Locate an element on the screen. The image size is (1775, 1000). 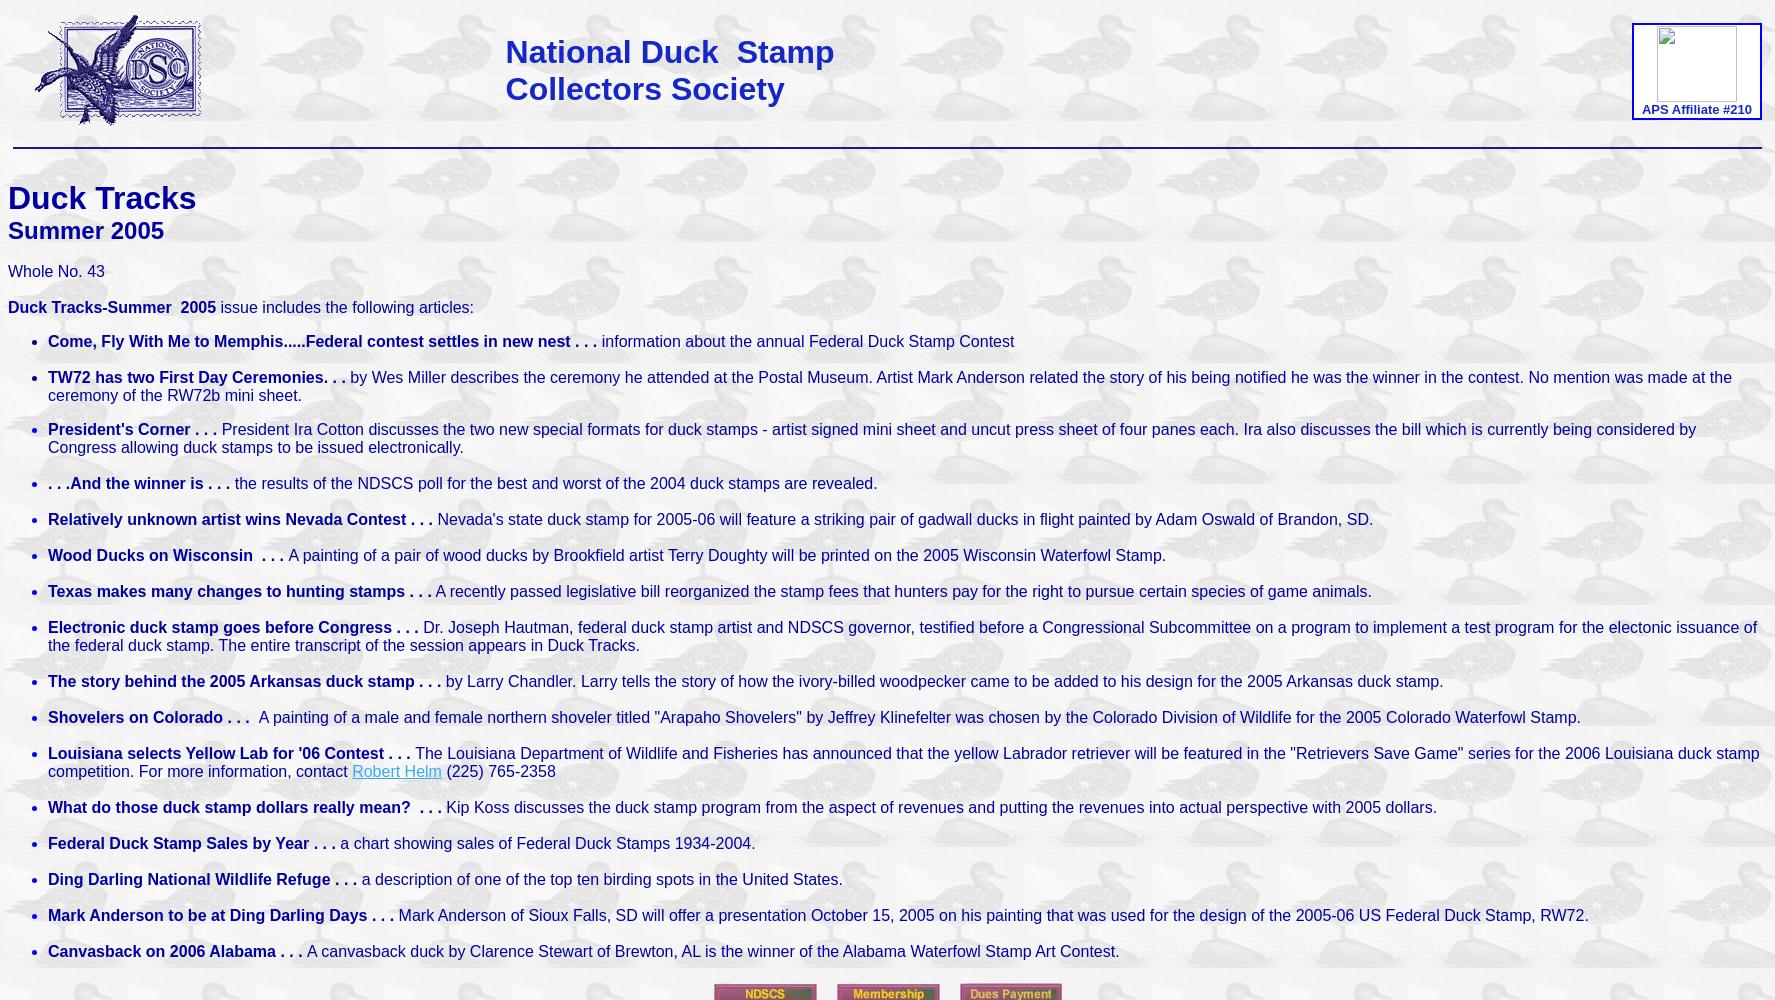
'Whole No. 4' is located at coordinates (51, 271).